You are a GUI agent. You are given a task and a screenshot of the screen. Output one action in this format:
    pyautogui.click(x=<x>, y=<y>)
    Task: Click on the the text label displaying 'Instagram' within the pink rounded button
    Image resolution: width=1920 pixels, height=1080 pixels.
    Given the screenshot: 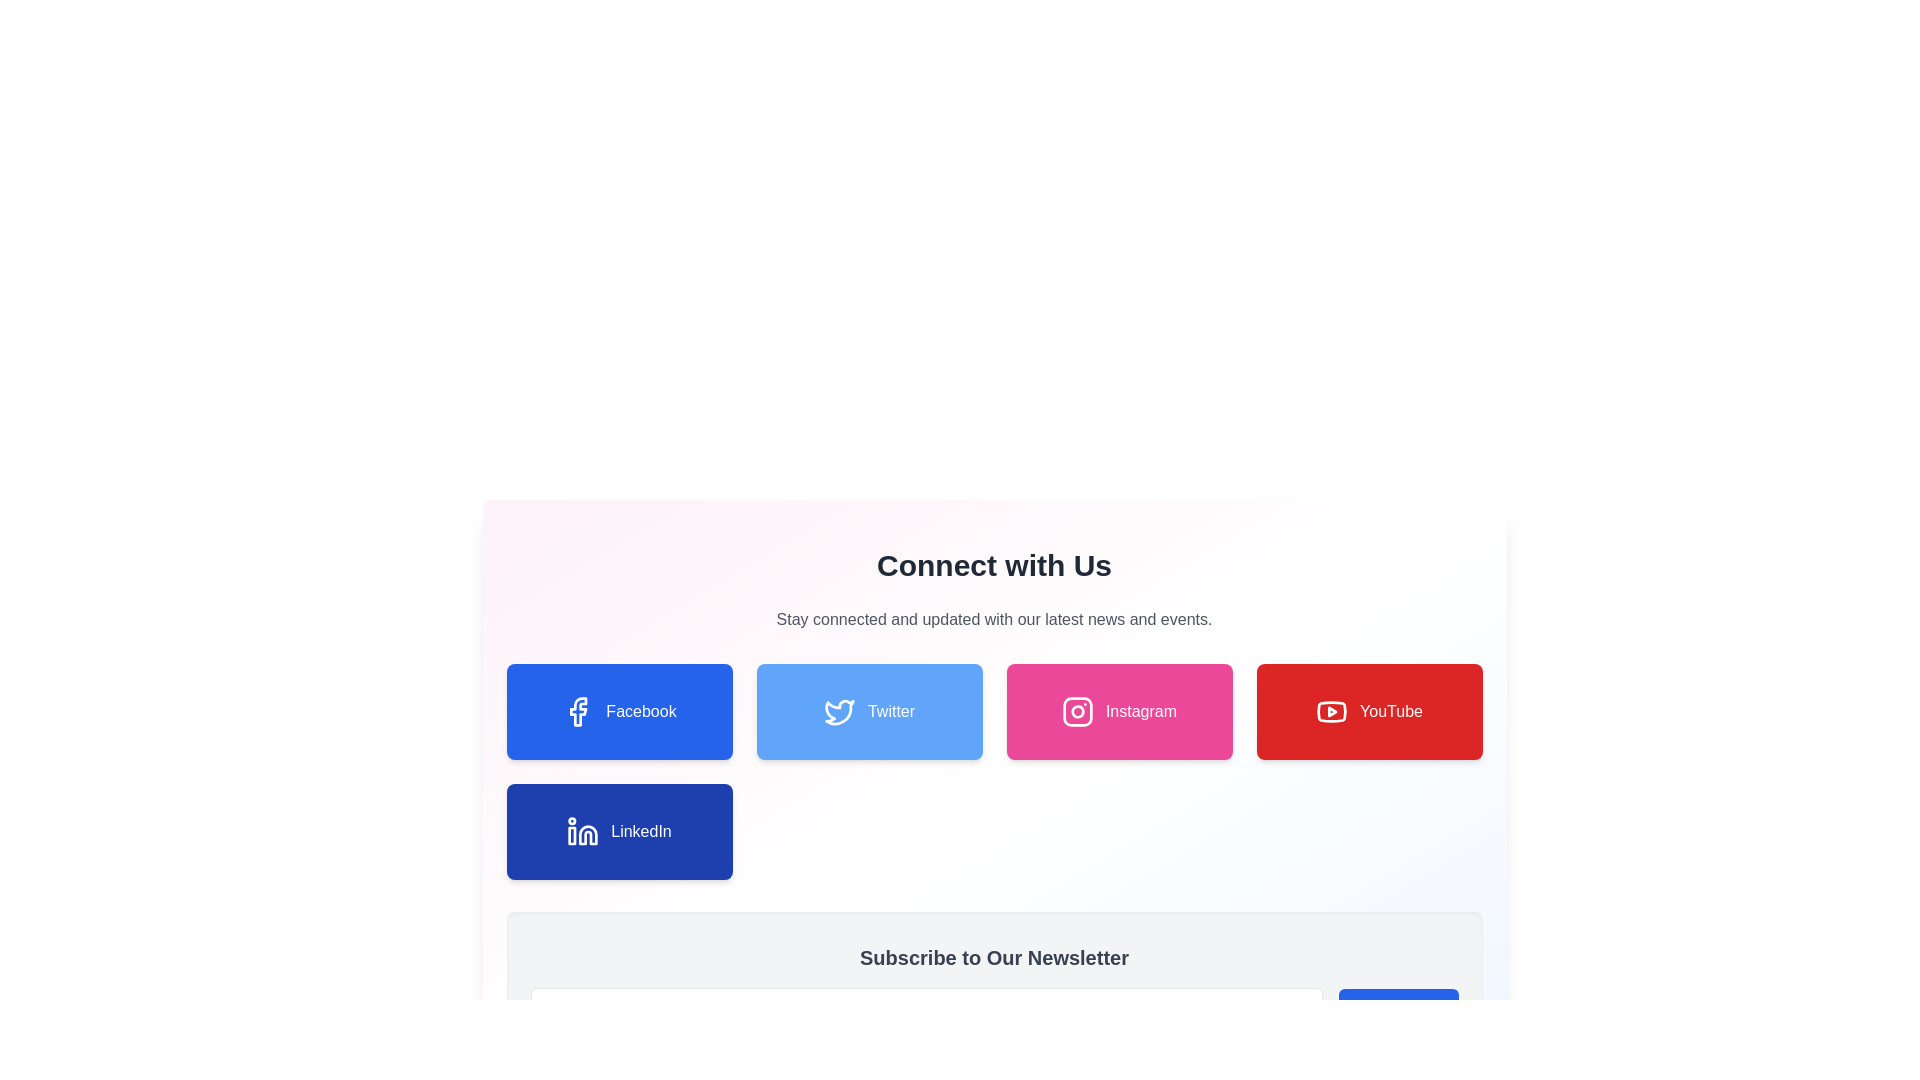 What is the action you would take?
    pyautogui.click(x=1141, y=711)
    